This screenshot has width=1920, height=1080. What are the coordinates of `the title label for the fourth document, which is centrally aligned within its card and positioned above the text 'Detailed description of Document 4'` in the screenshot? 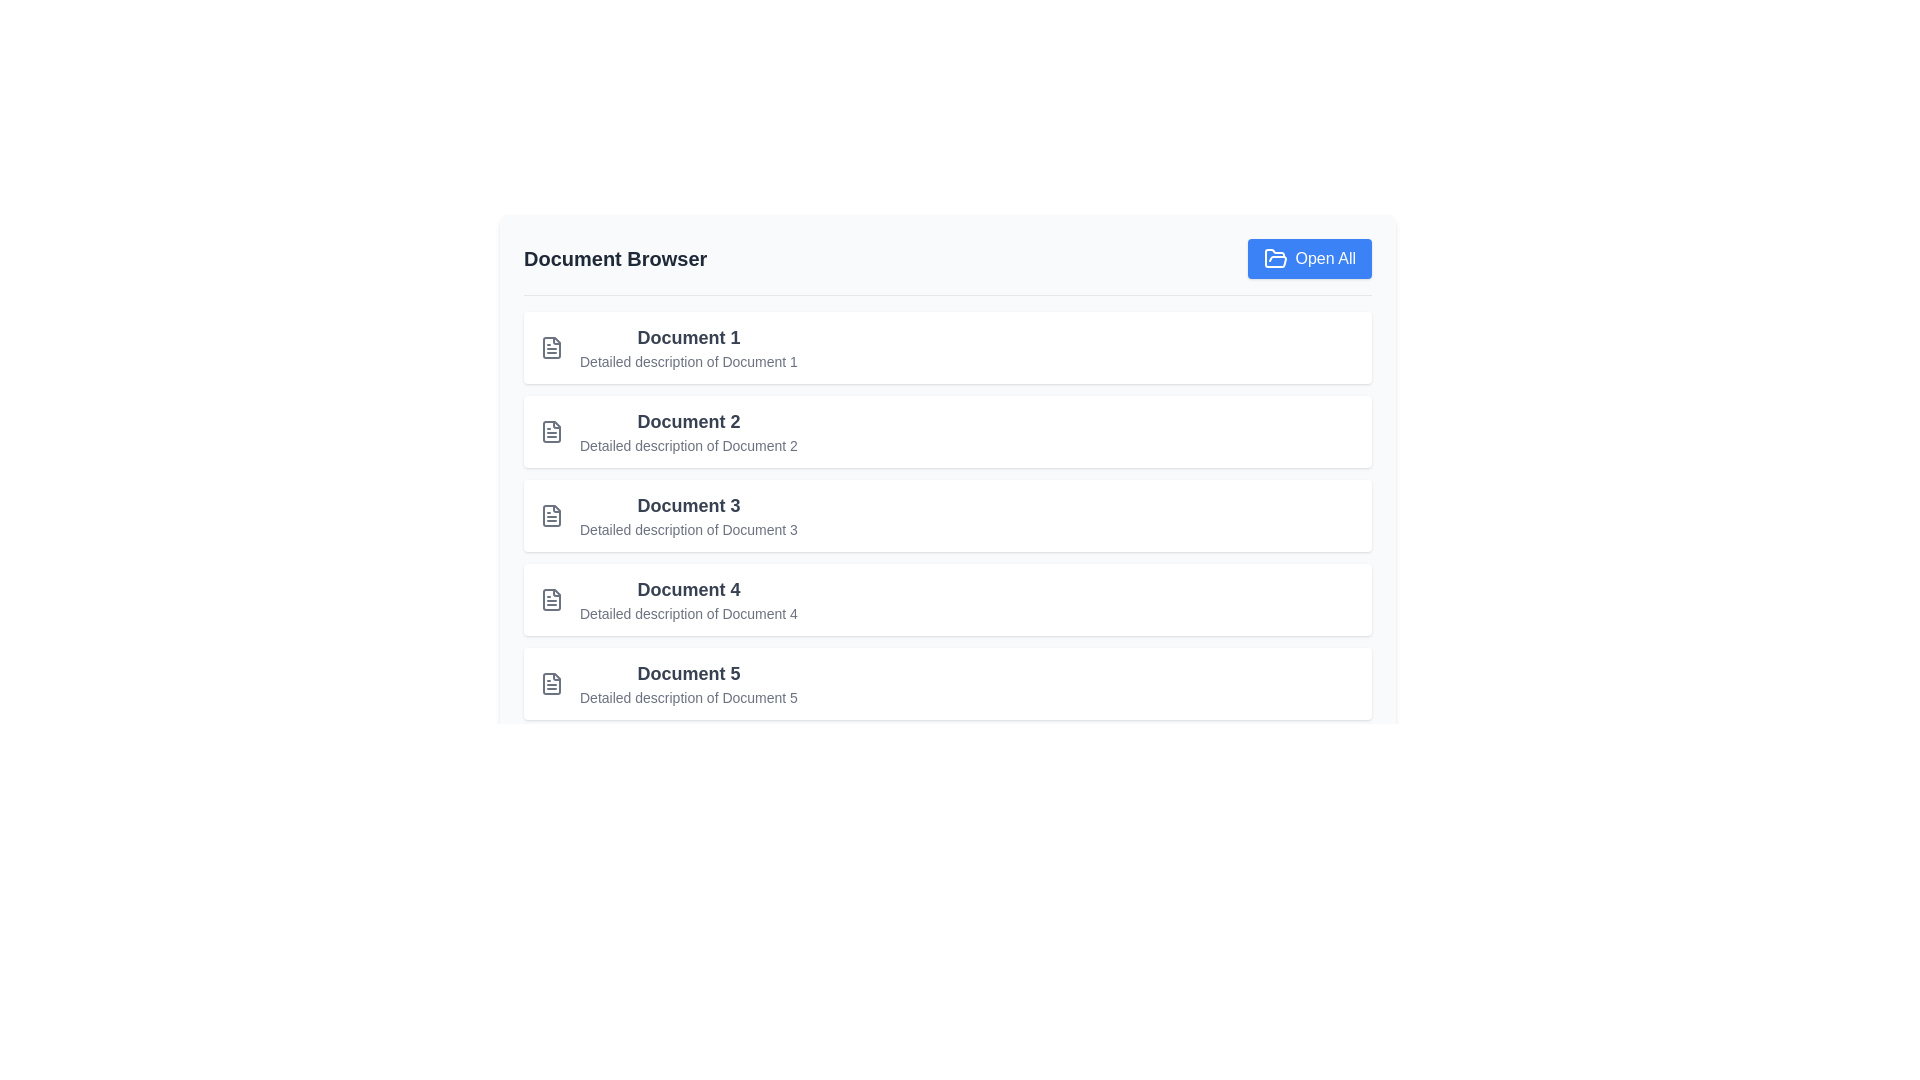 It's located at (688, 589).